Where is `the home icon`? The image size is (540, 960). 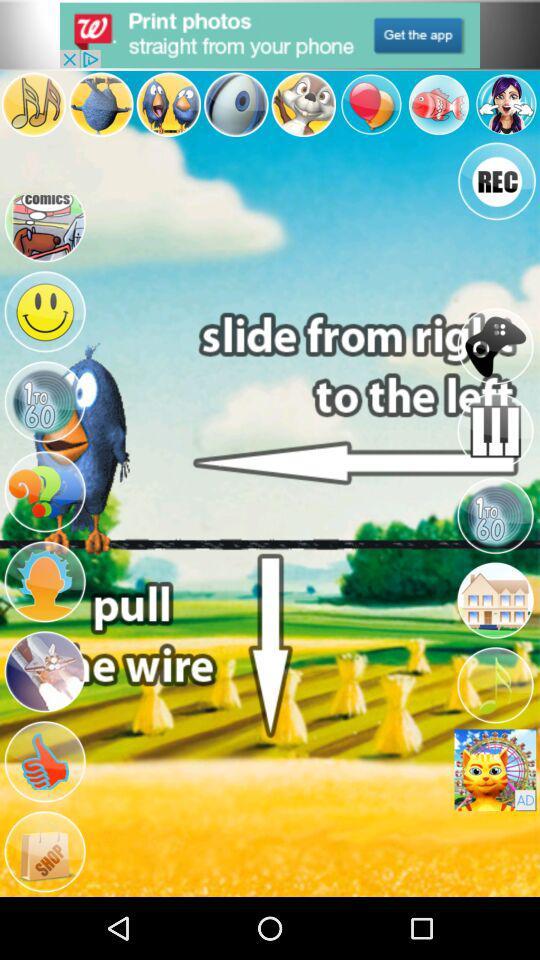
the home icon is located at coordinates (494, 641).